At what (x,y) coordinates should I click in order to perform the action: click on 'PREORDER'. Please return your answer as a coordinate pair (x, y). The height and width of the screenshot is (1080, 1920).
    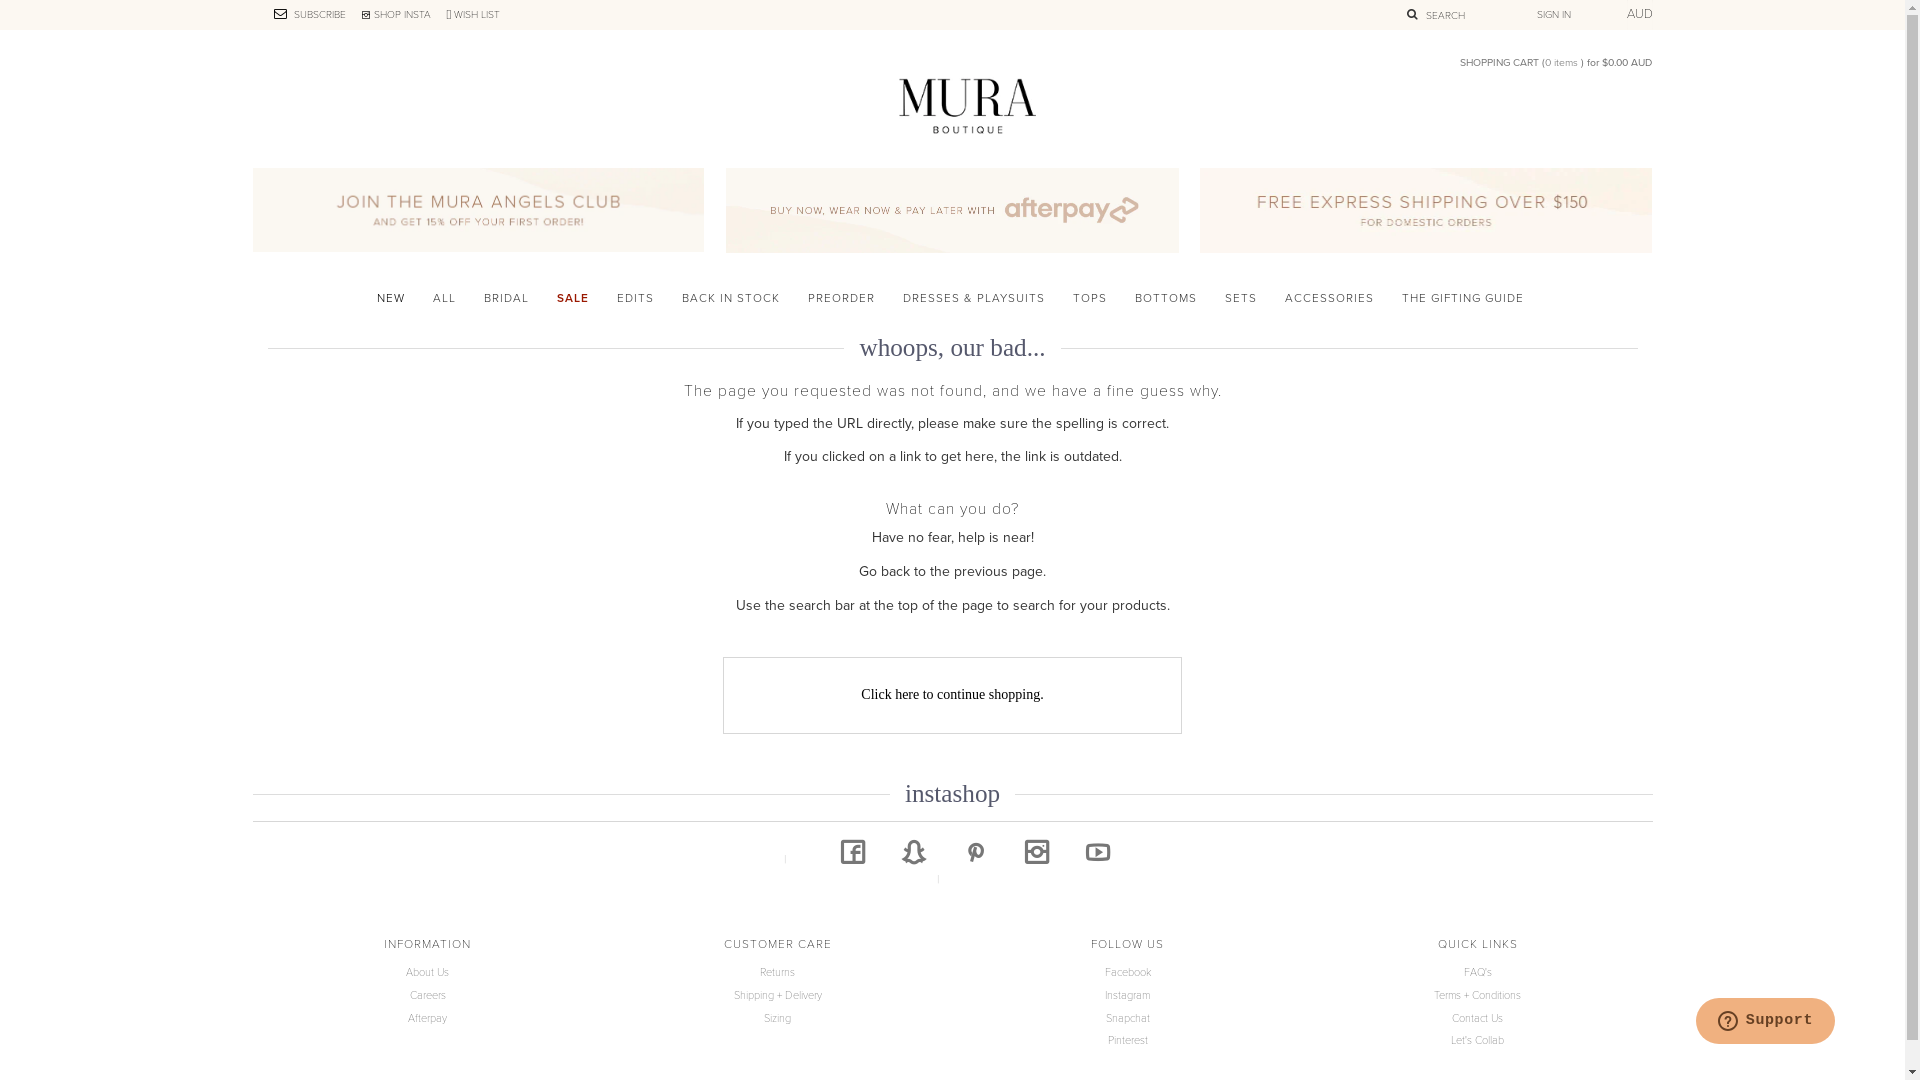
    Looking at the image, I should click on (841, 298).